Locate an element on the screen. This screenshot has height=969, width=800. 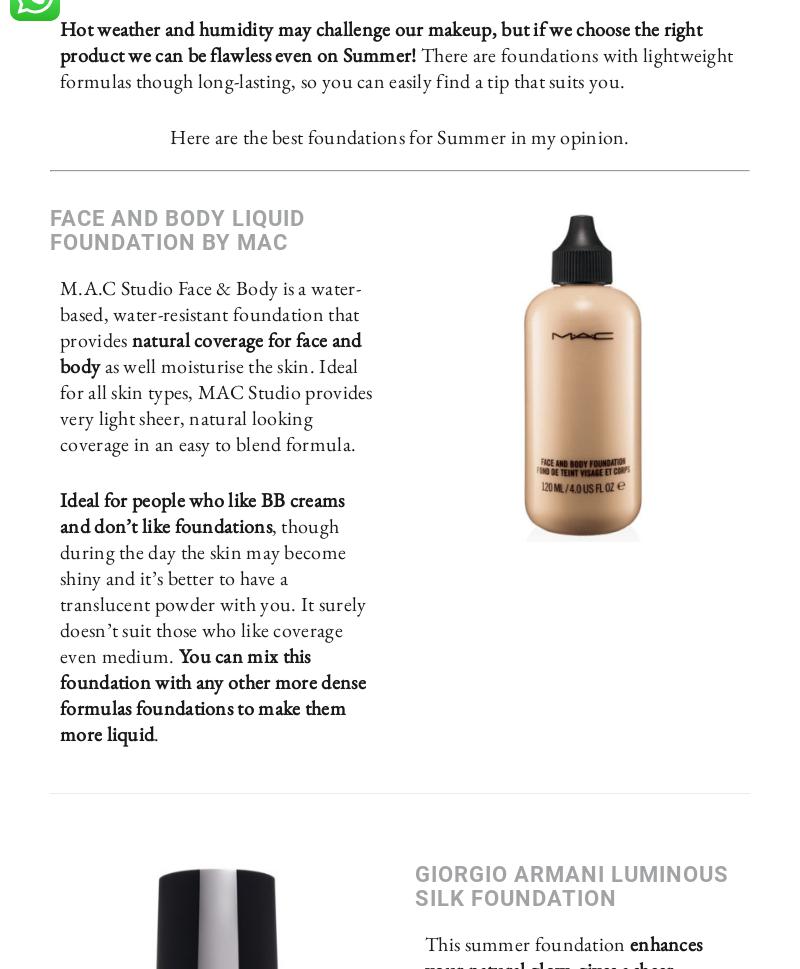
'natural coverage for face and body' is located at coordinates (210, 353).